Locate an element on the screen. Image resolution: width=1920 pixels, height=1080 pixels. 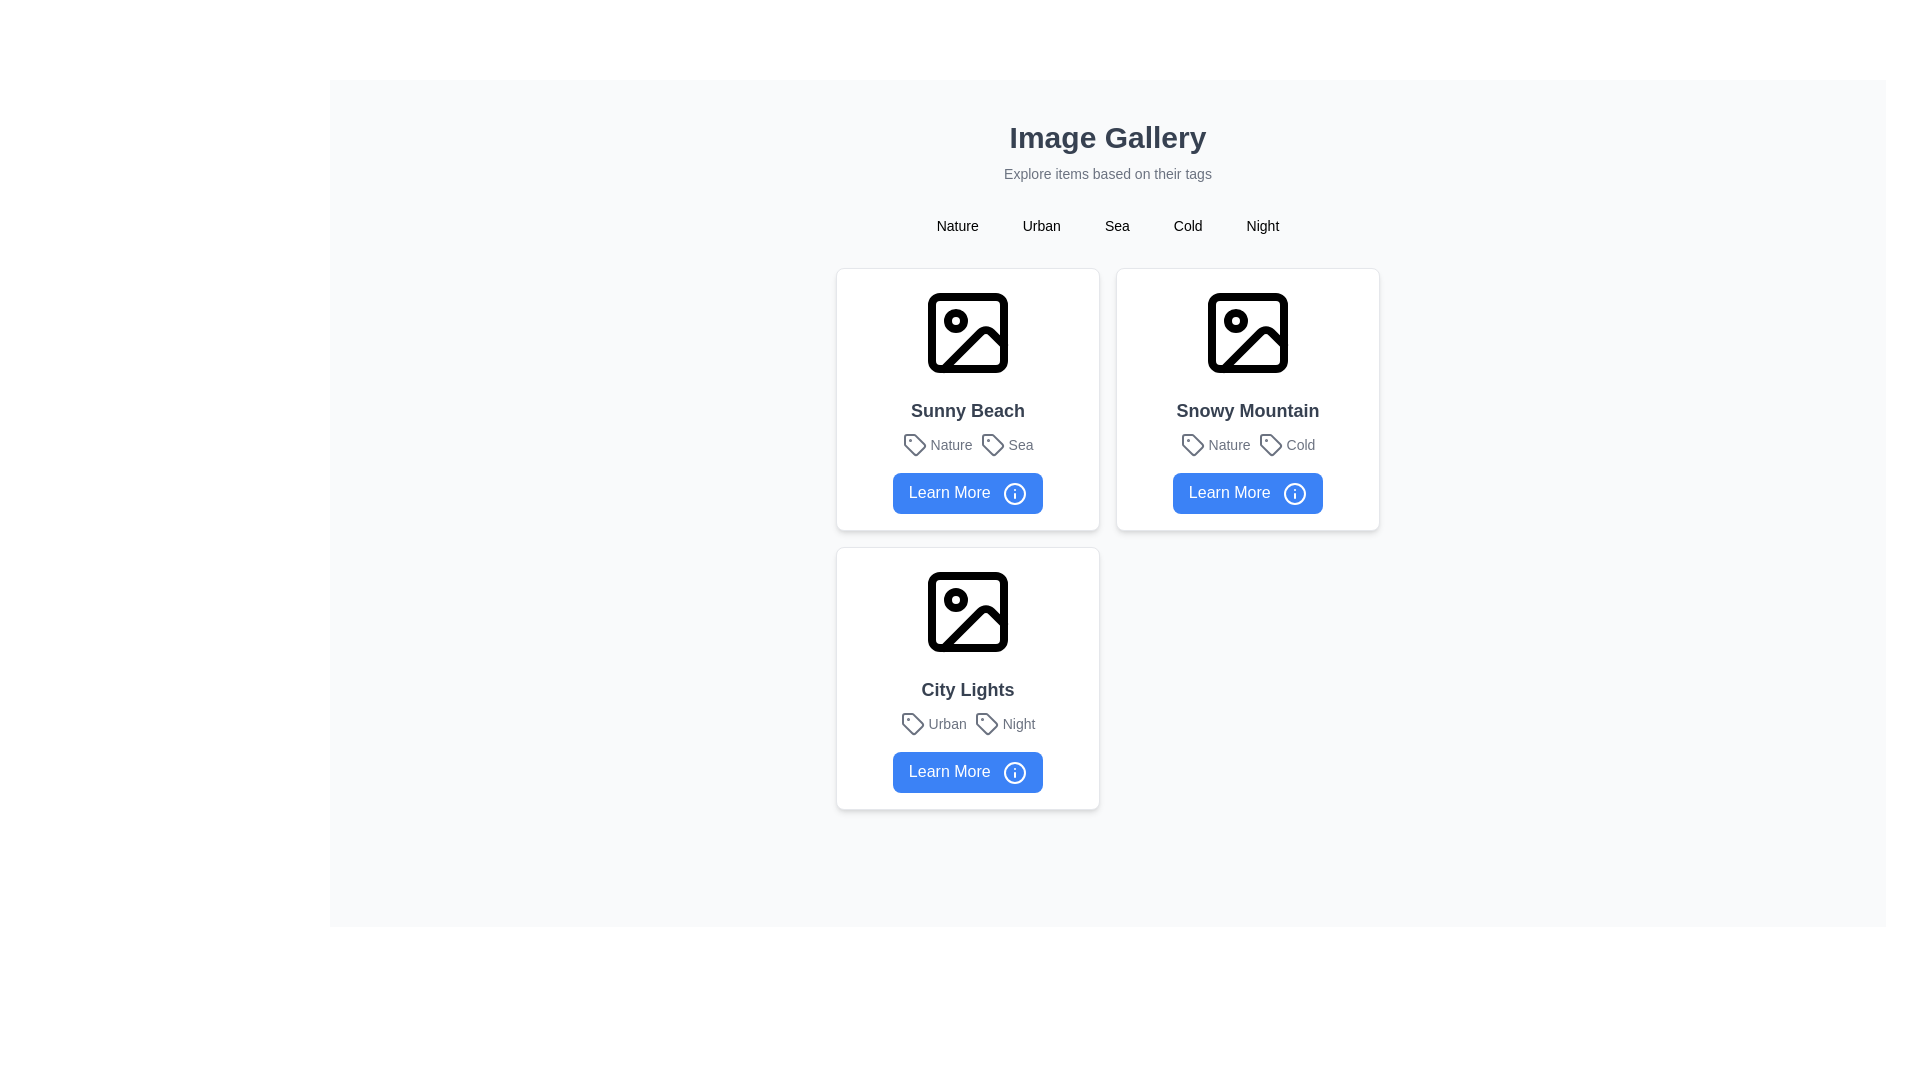
the button-like text label displaying 'Urban' is located at coordinates (1040, 225).